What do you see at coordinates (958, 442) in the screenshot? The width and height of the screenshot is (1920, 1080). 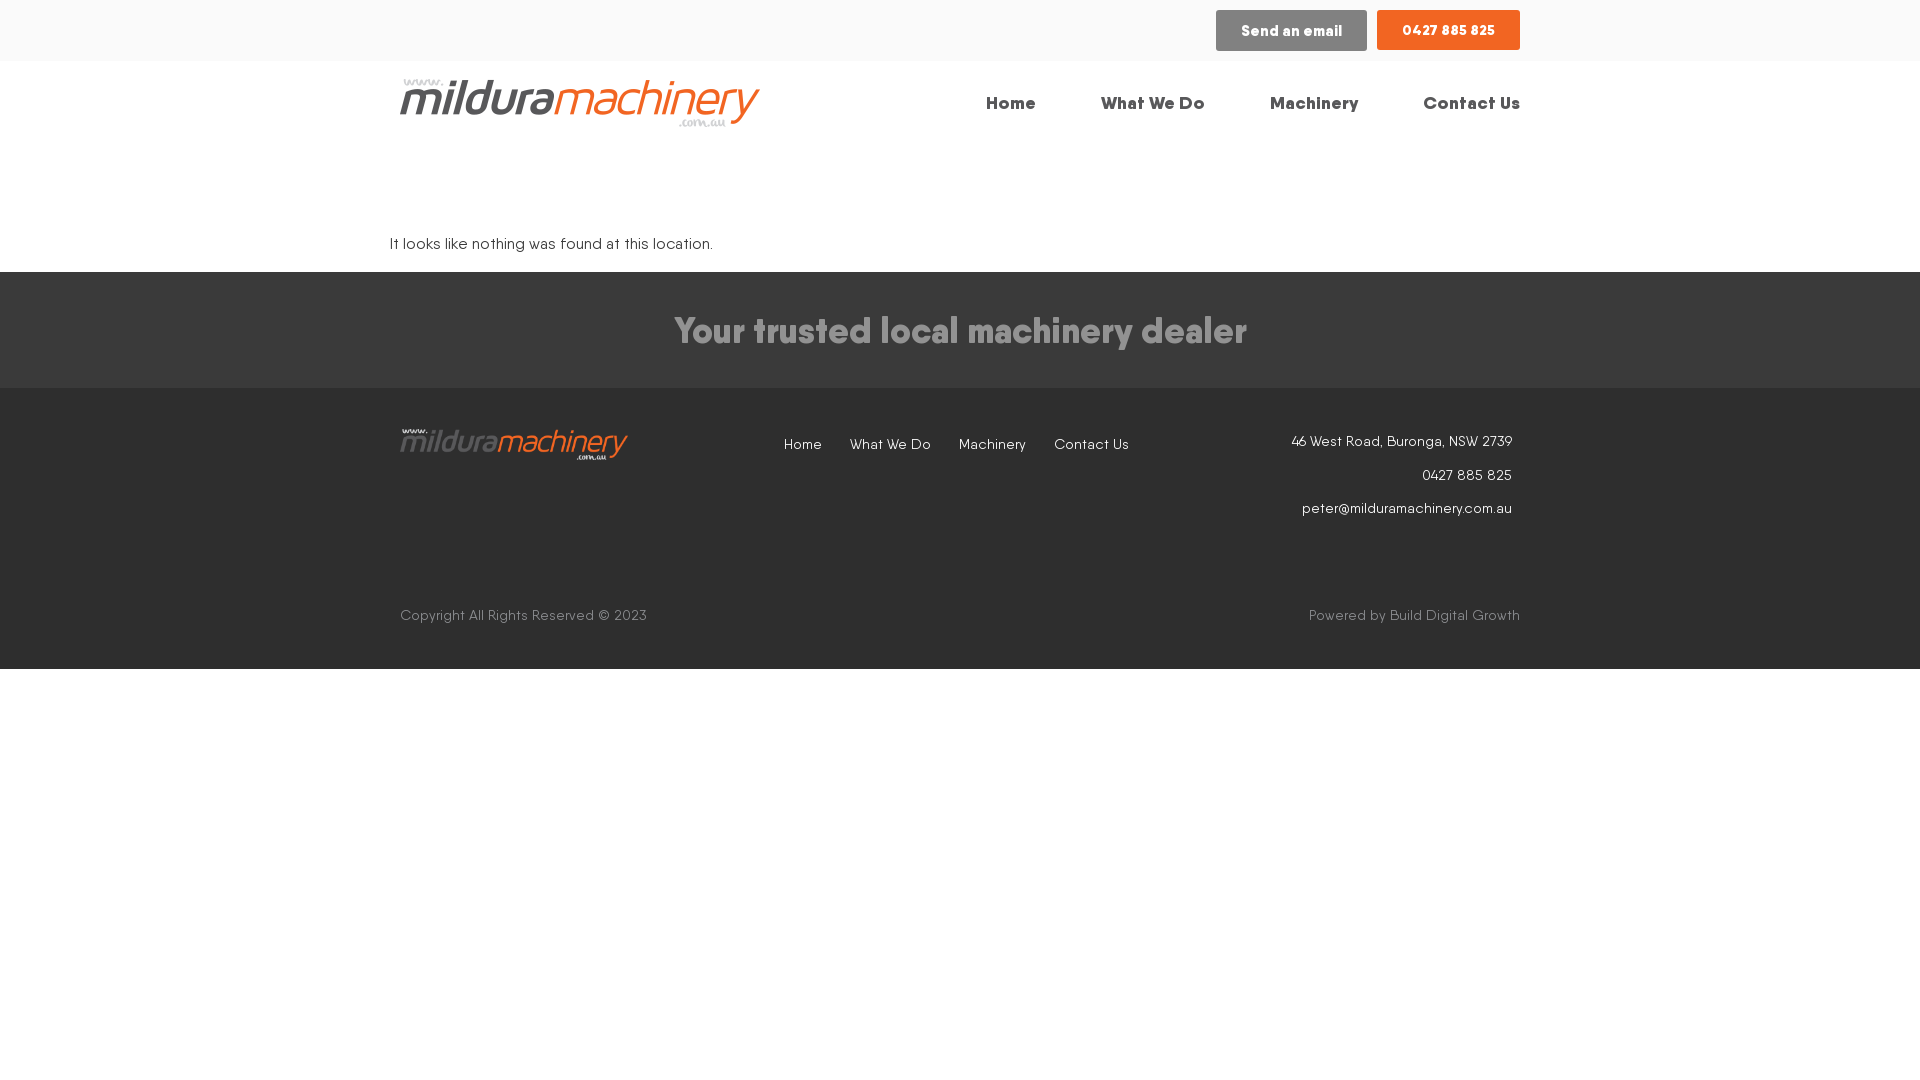 I see `'Machinery'` at bounding box center [958, 442].